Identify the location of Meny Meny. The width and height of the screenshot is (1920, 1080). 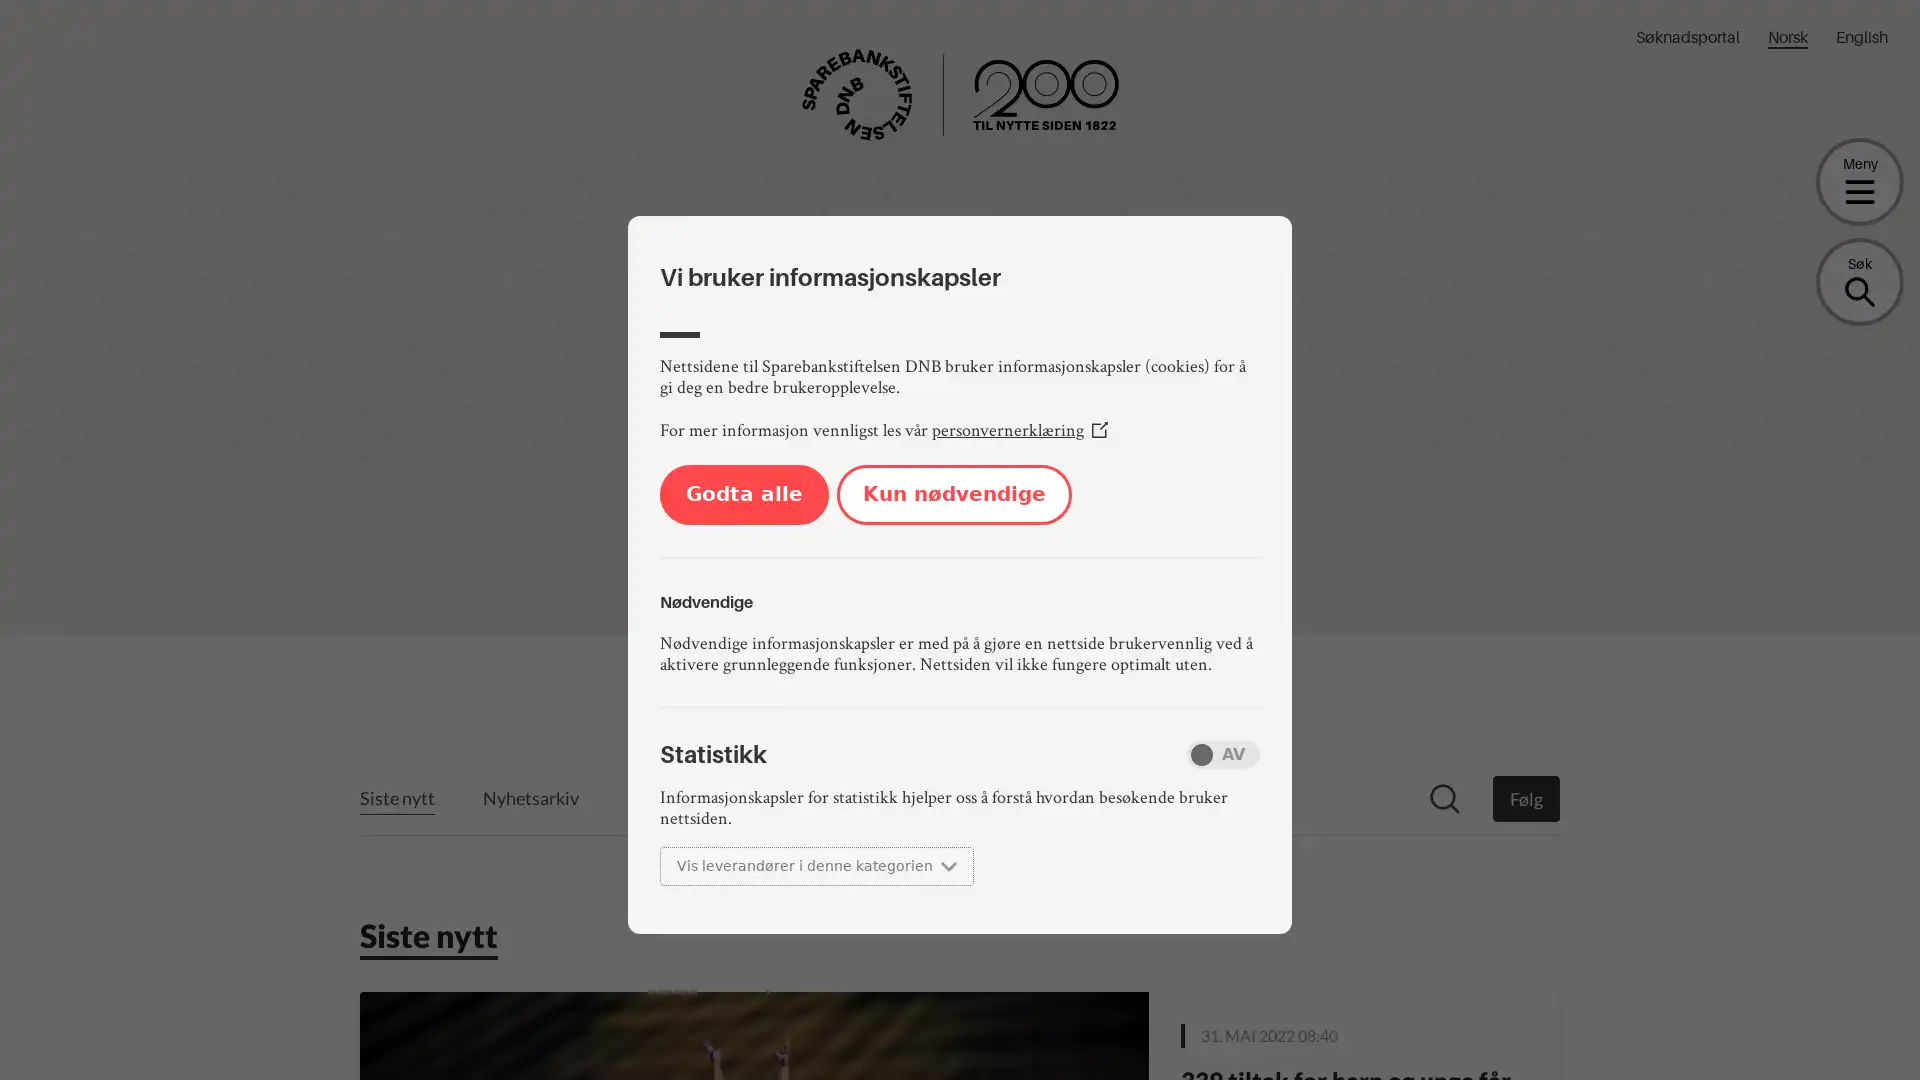
(1859, 181).